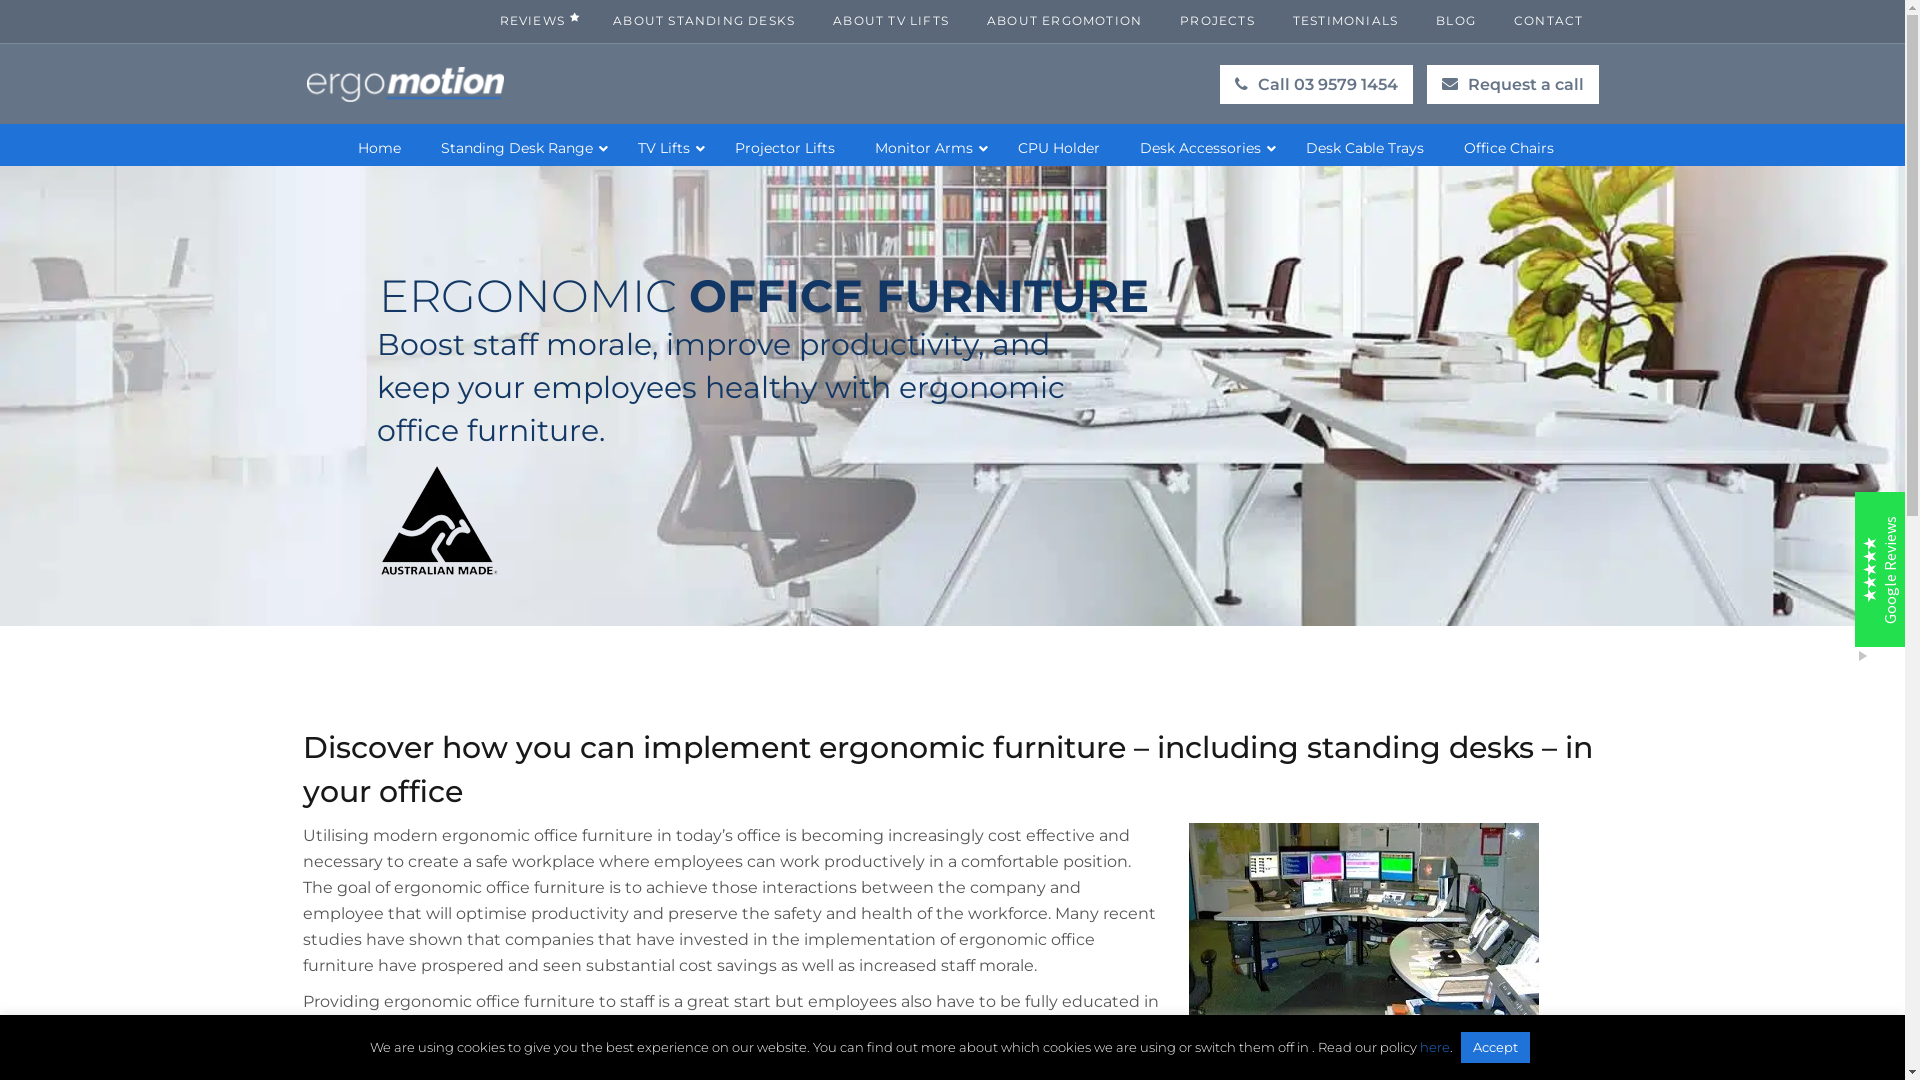  I want to click on 'Standing Desk Australia', so click(403, 83).